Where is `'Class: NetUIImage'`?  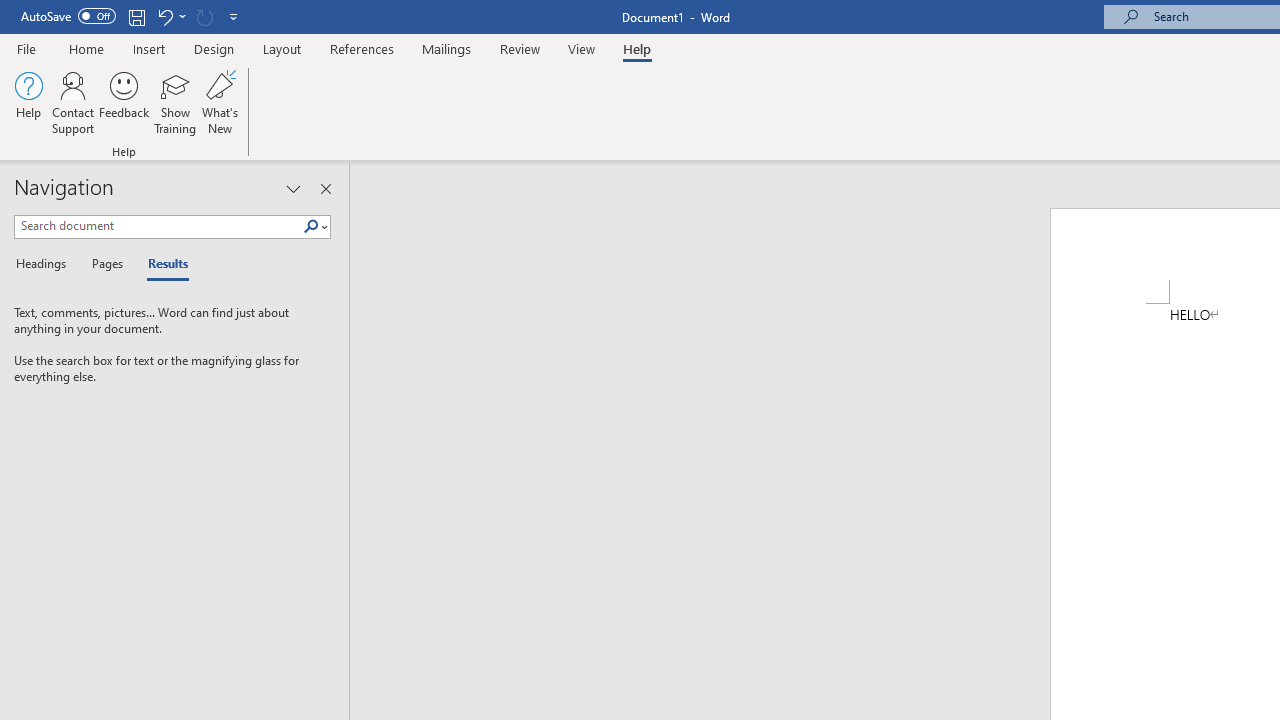 'Class: NetUIImage' is located at coordinates (310, 225).